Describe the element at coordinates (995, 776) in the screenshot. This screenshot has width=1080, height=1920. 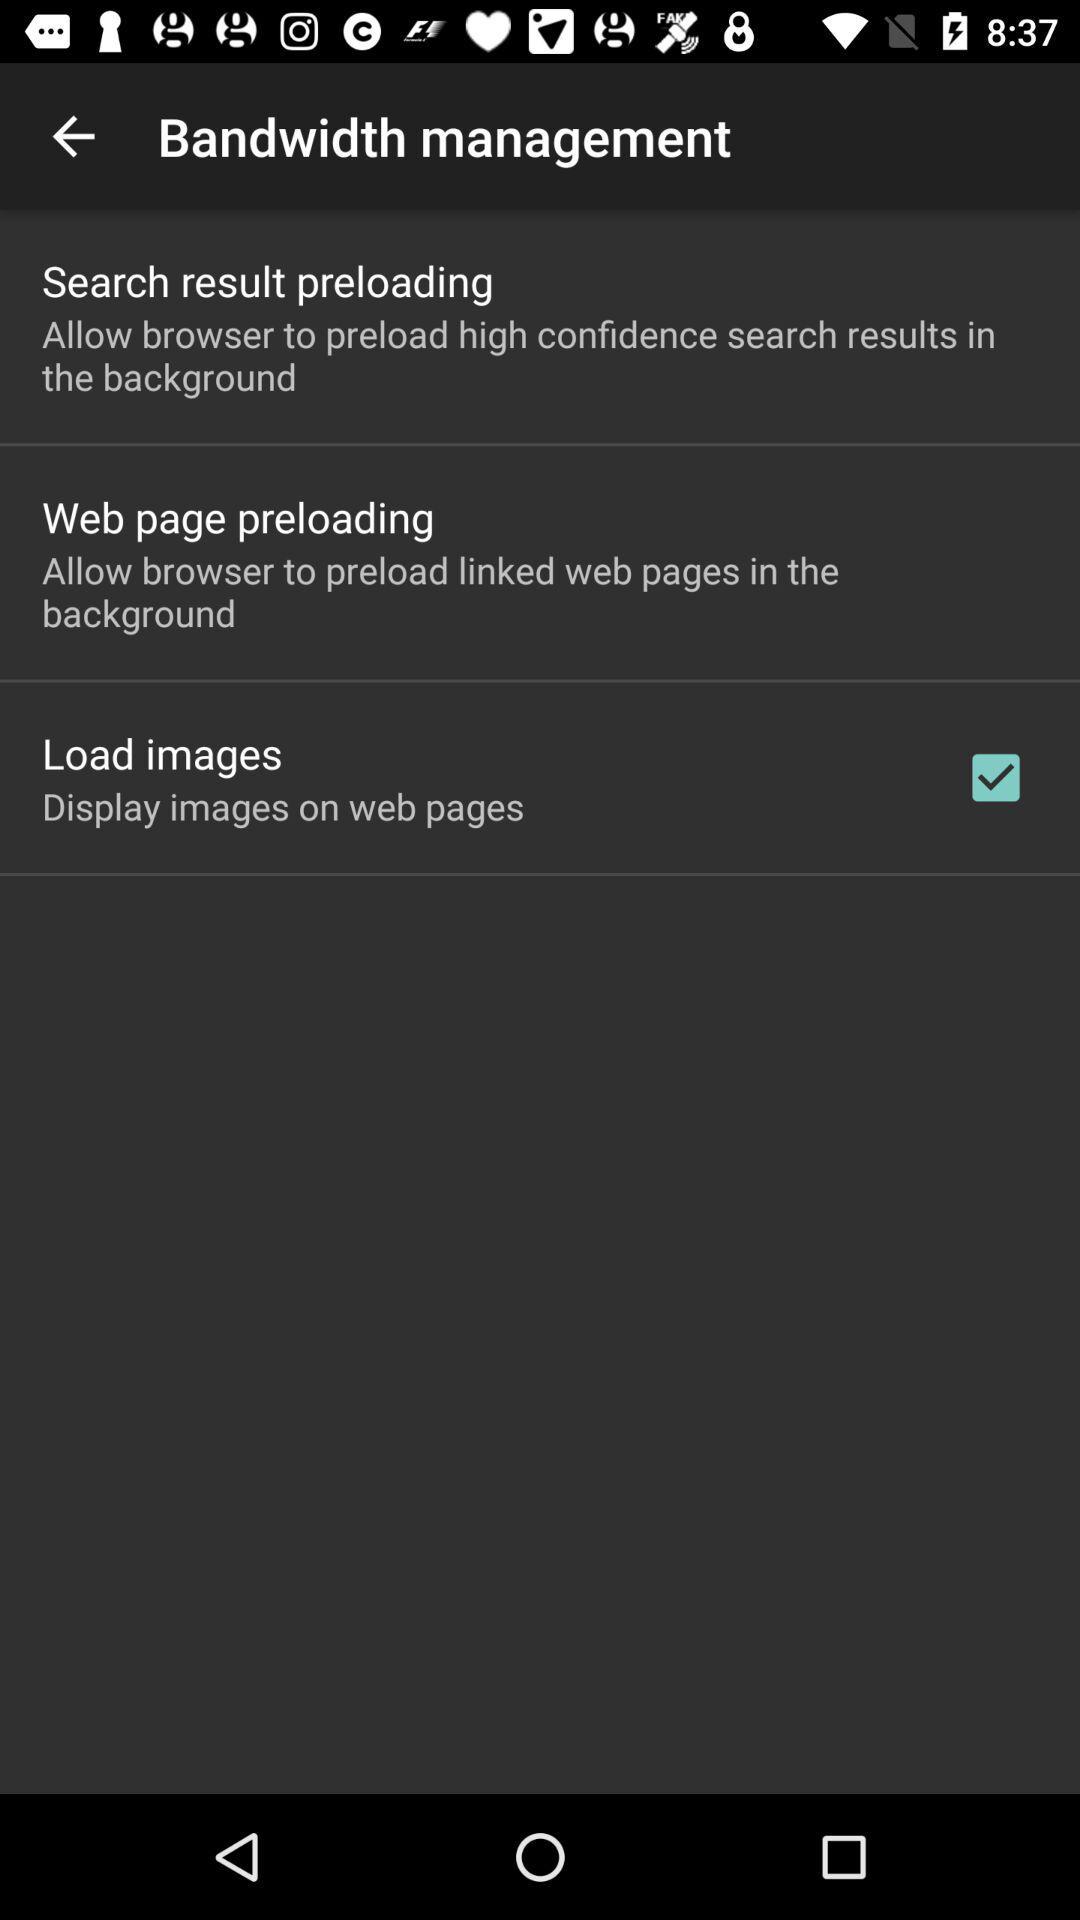
I see `checkbox on the right` at that location.